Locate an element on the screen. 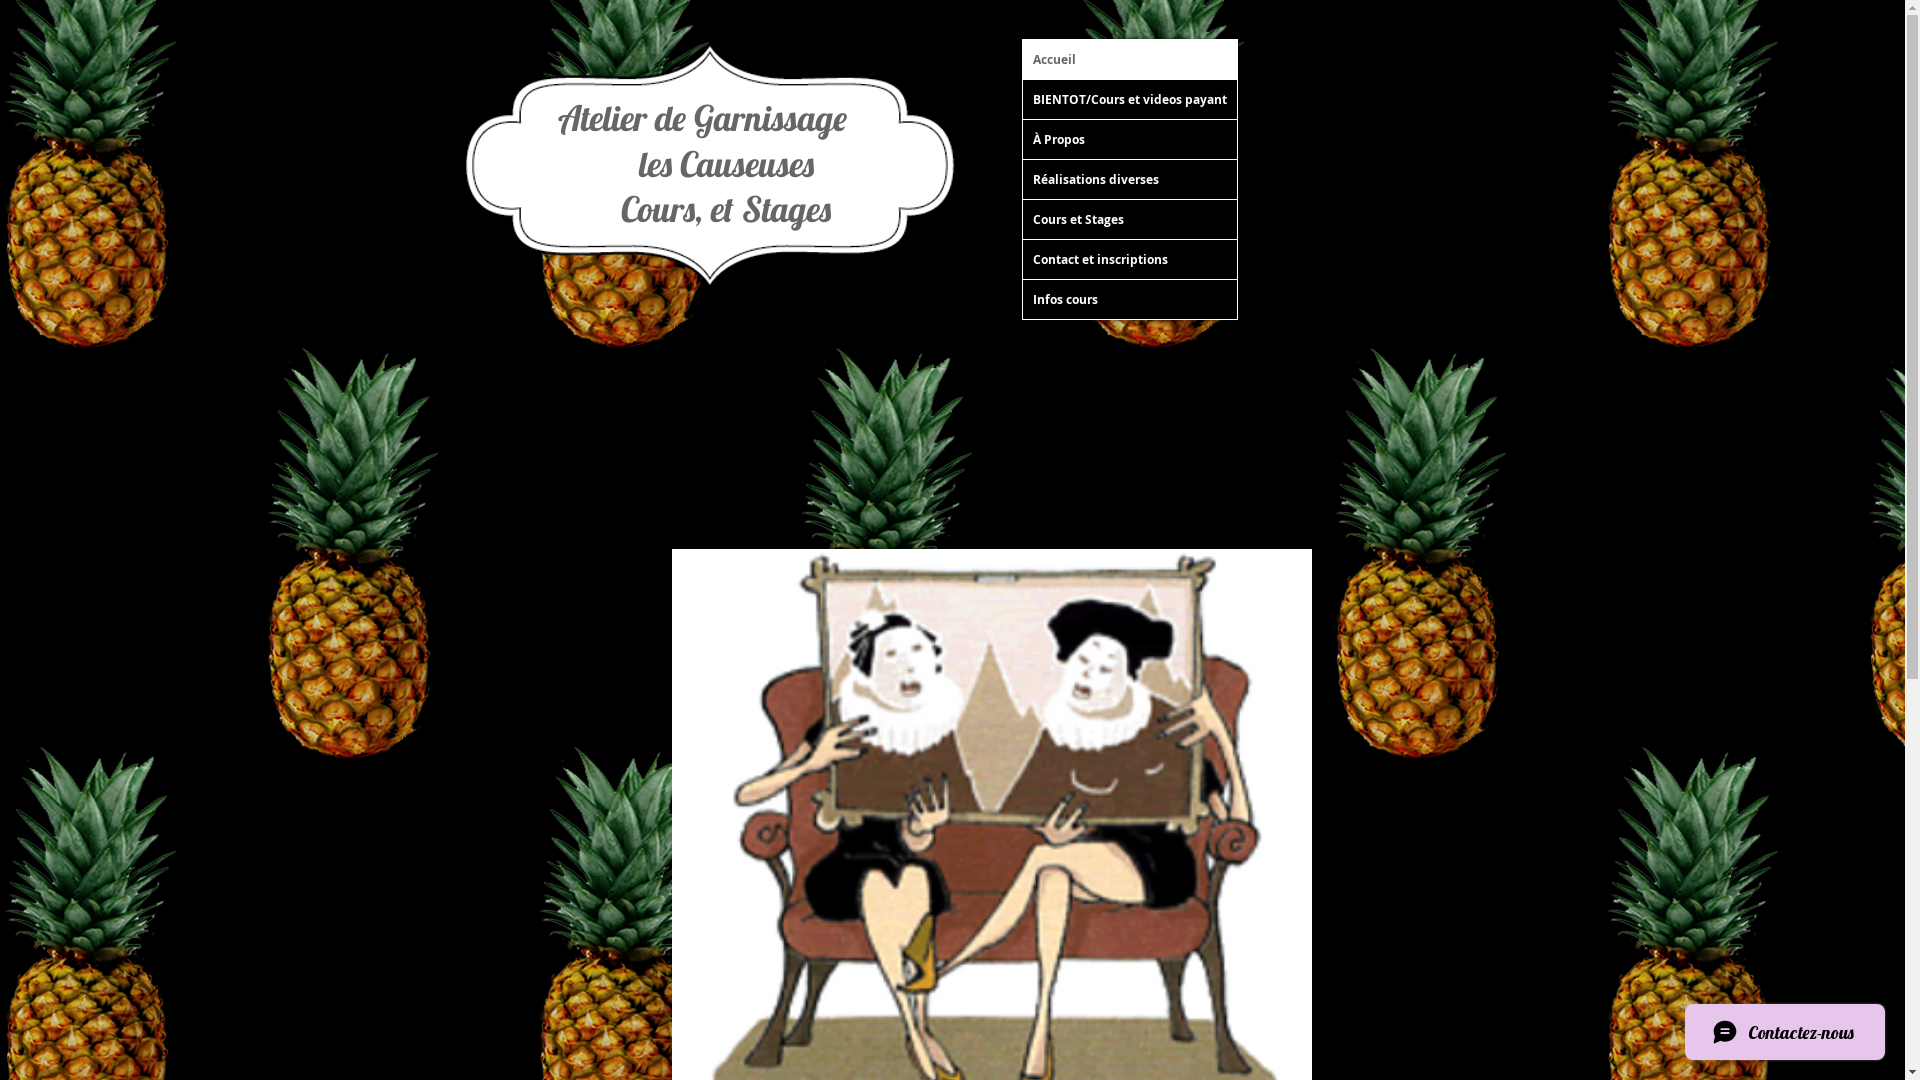  'Accueil' is located at coordinates (1128, 58).